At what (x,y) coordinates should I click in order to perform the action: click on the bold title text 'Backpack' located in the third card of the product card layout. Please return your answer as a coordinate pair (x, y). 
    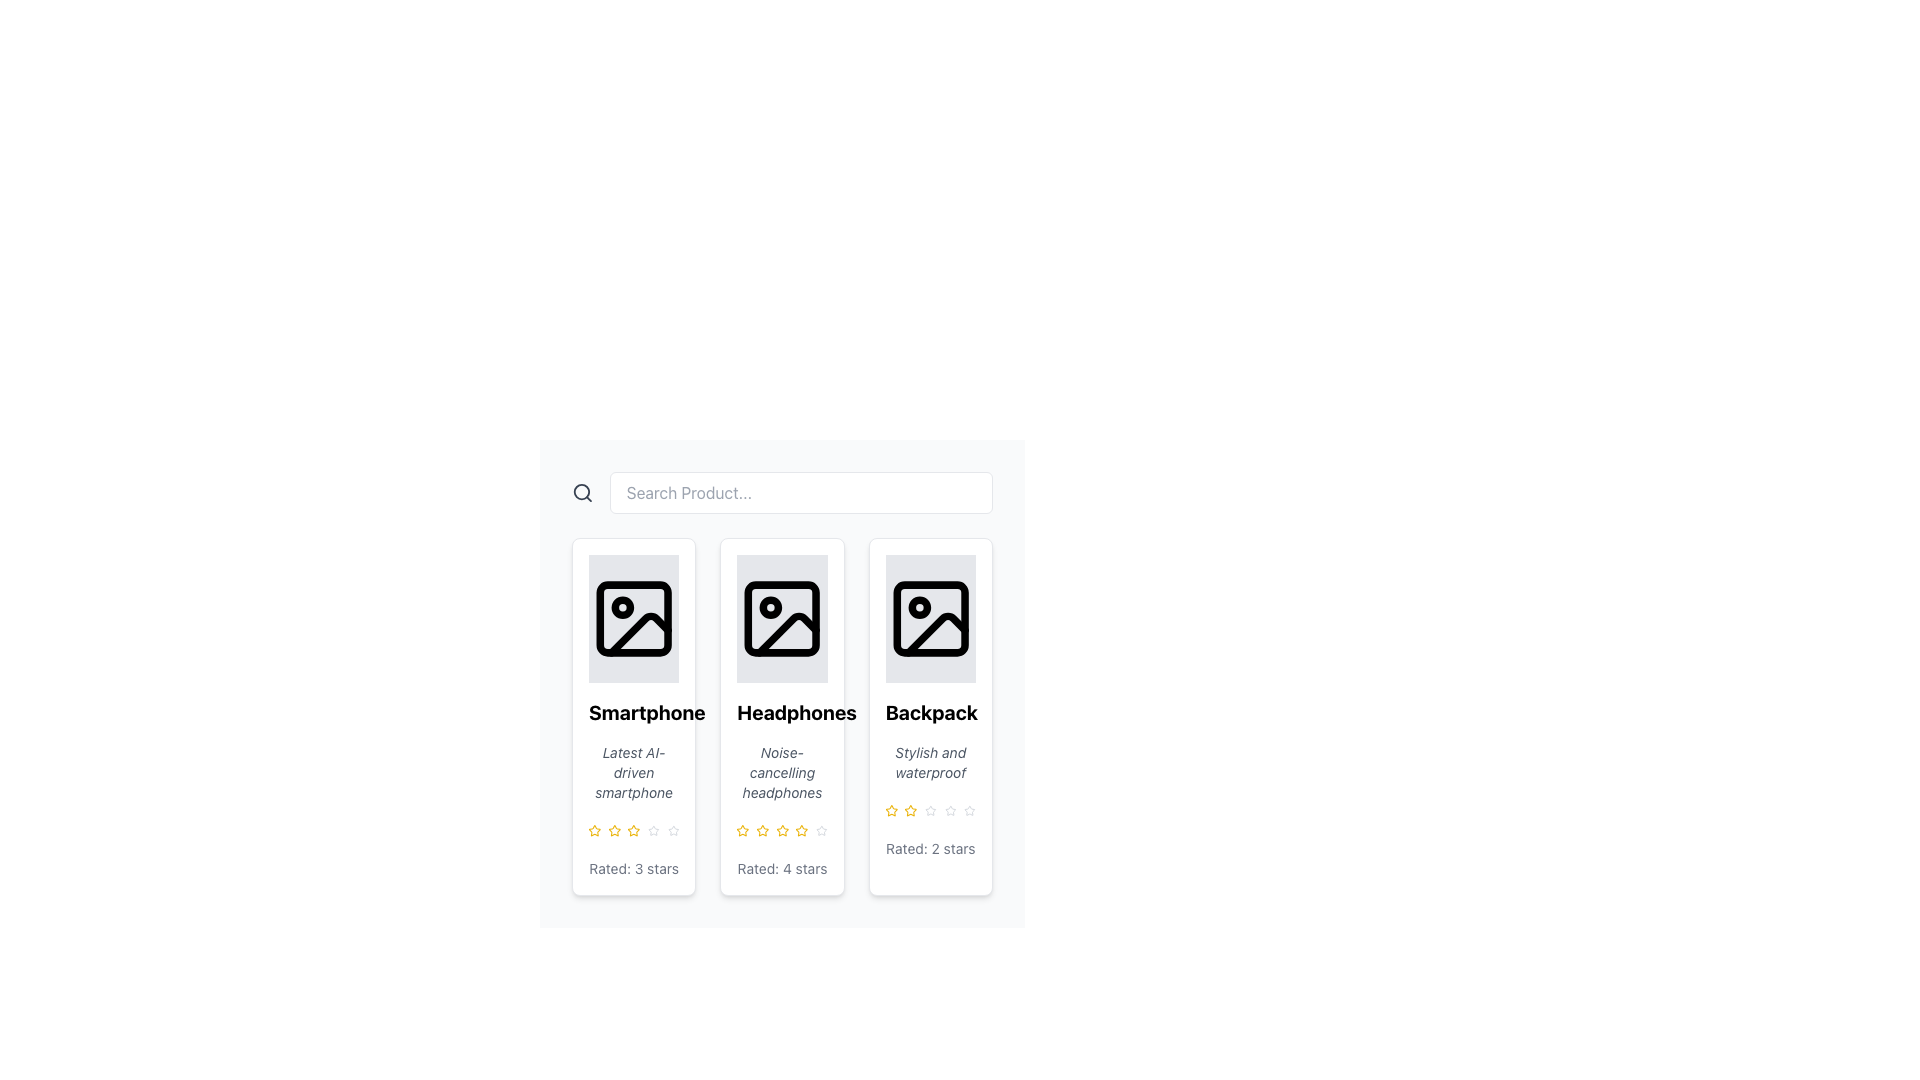
    Looking at the image, I should click on (929, 712).